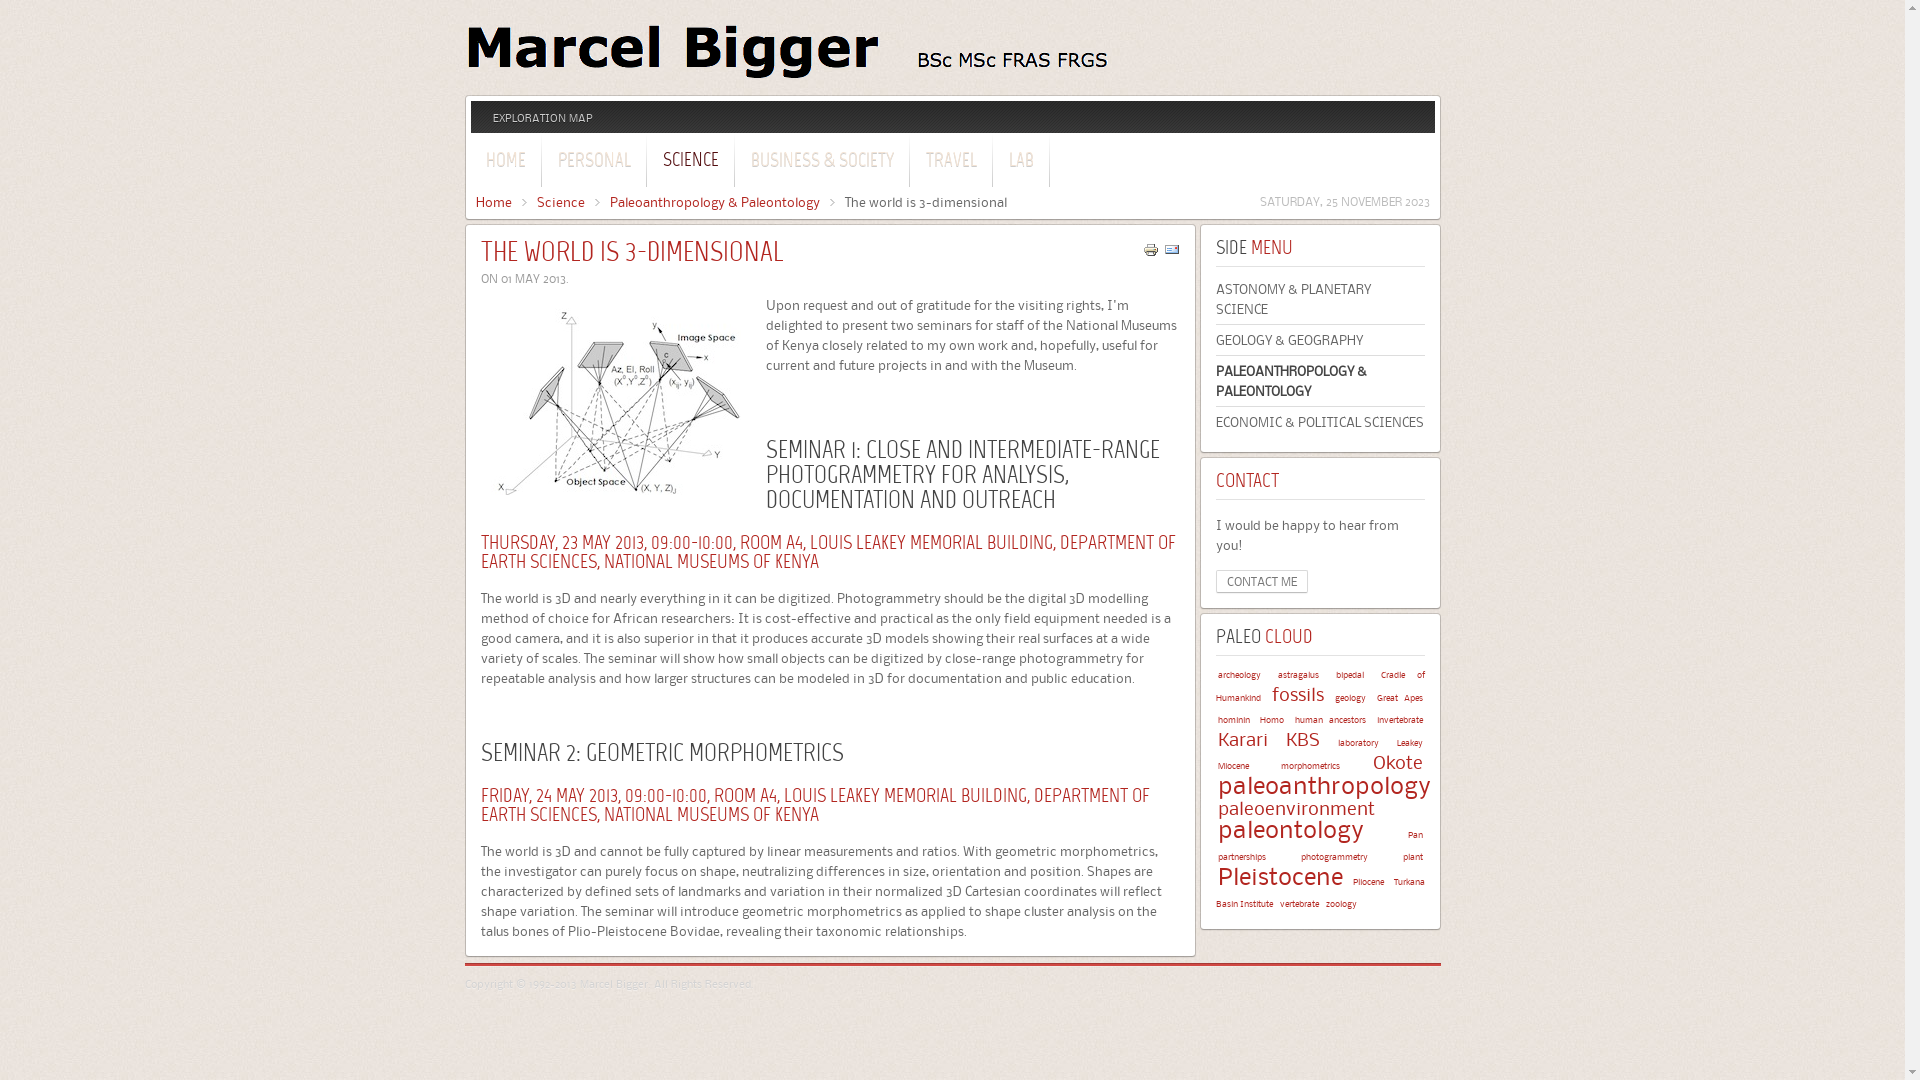 The image size is (1920, 1080). I want to click on 'archeology', so click(1217, 674).